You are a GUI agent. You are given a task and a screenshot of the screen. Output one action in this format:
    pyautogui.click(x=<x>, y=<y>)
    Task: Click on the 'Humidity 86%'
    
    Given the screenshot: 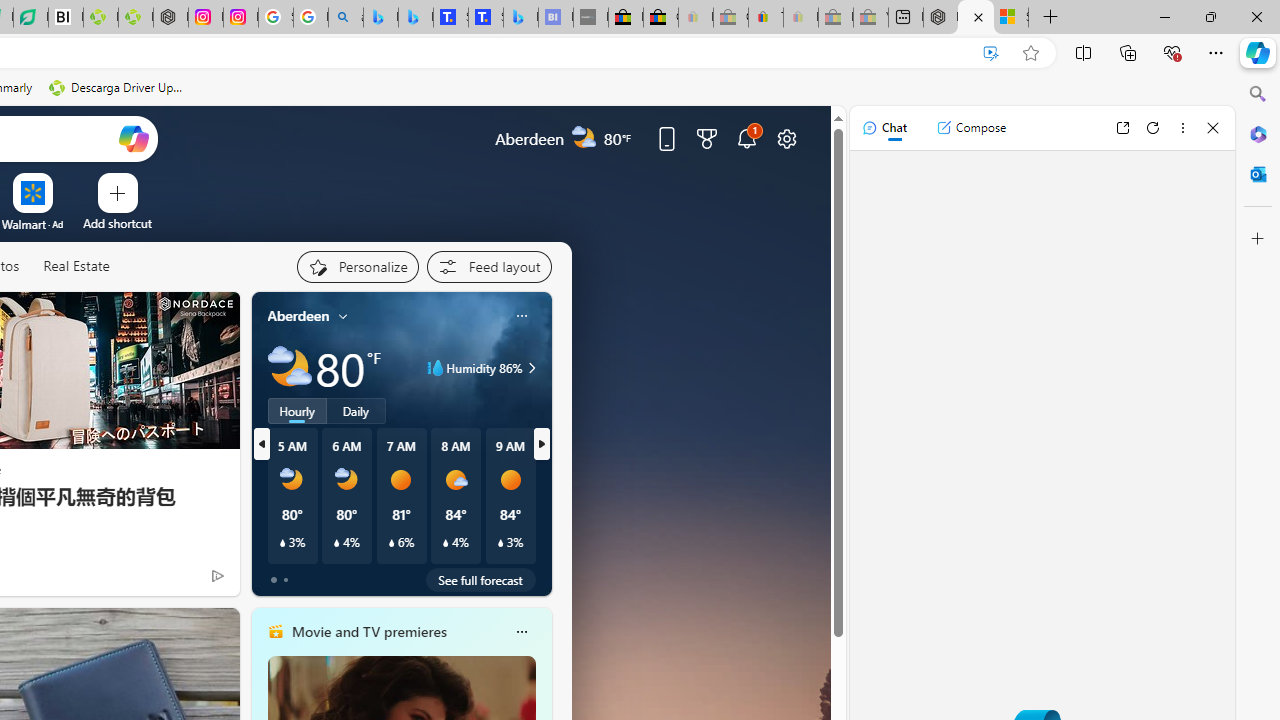 What is the action you would take?
    pyautogui.click(x=529, y=367)
    